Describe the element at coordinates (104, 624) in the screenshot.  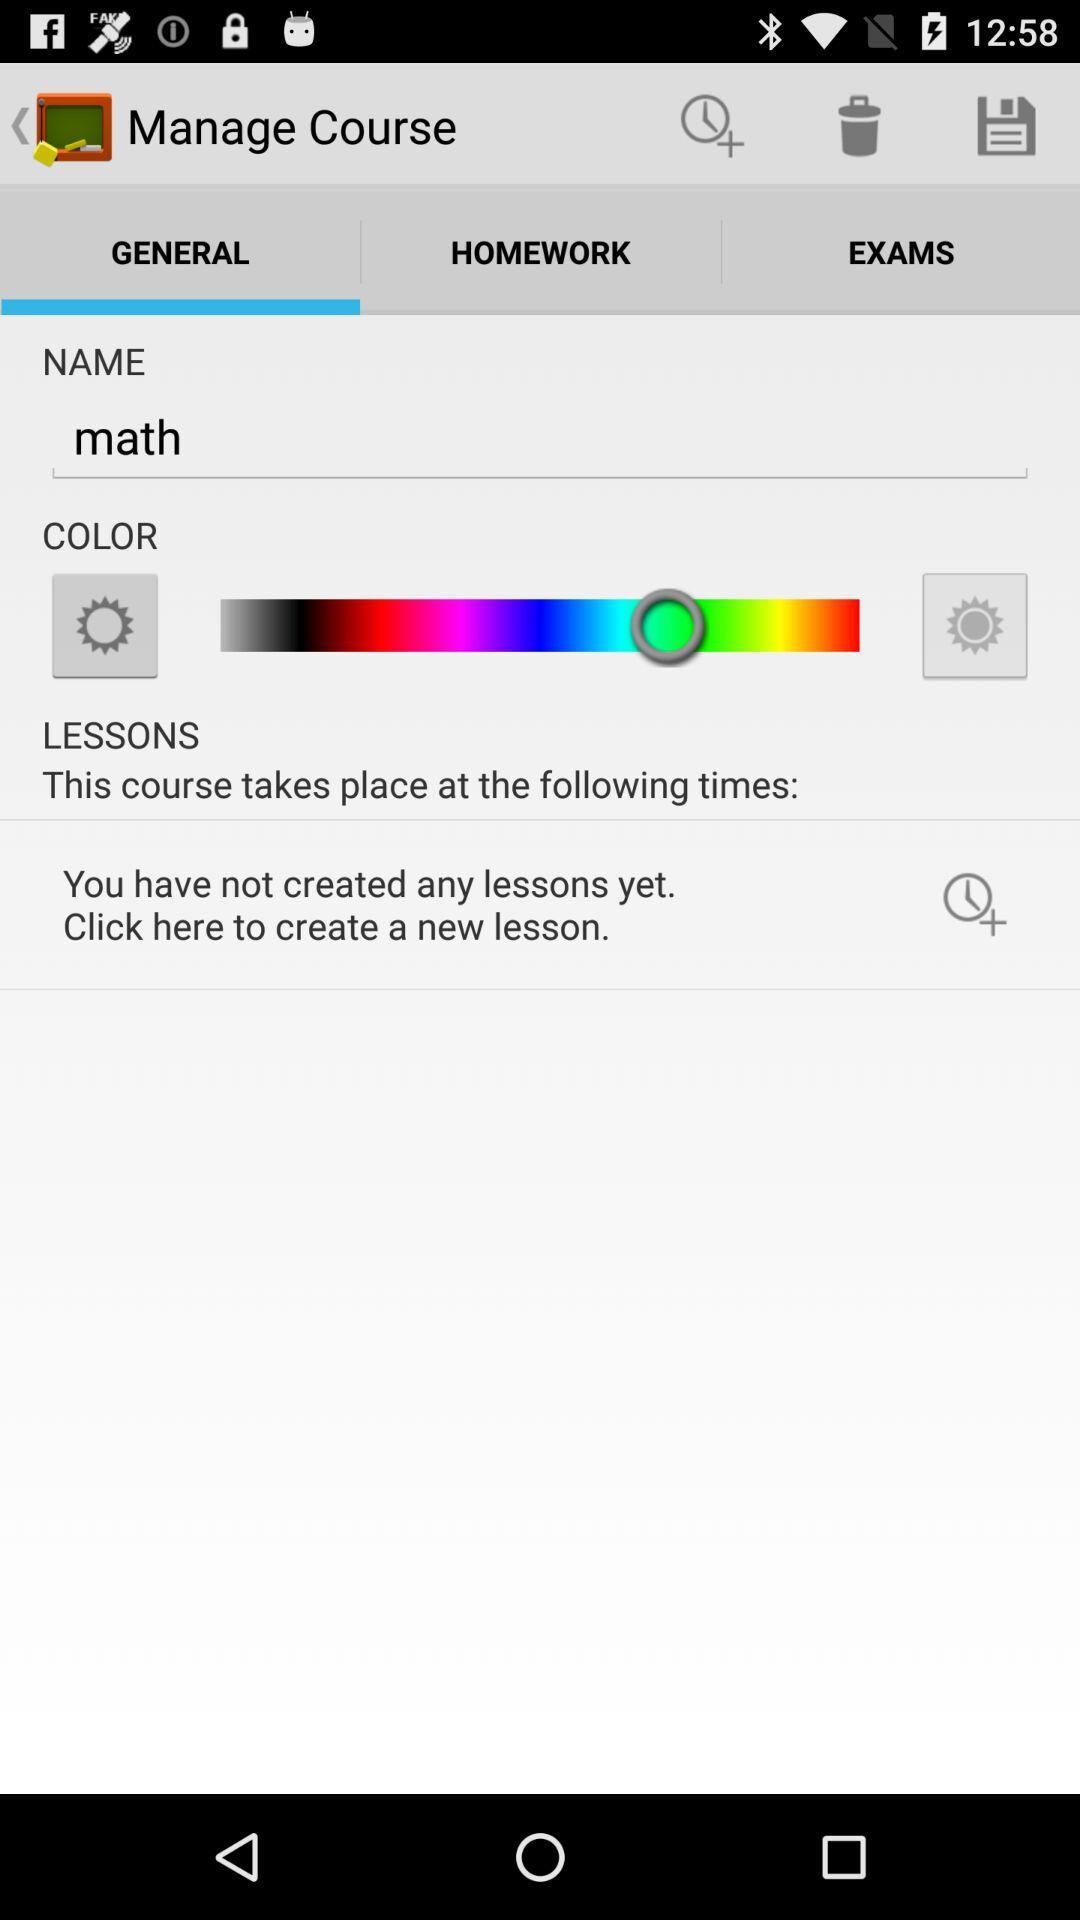
I see `its a sun icon thats flashini yellow` at that location.